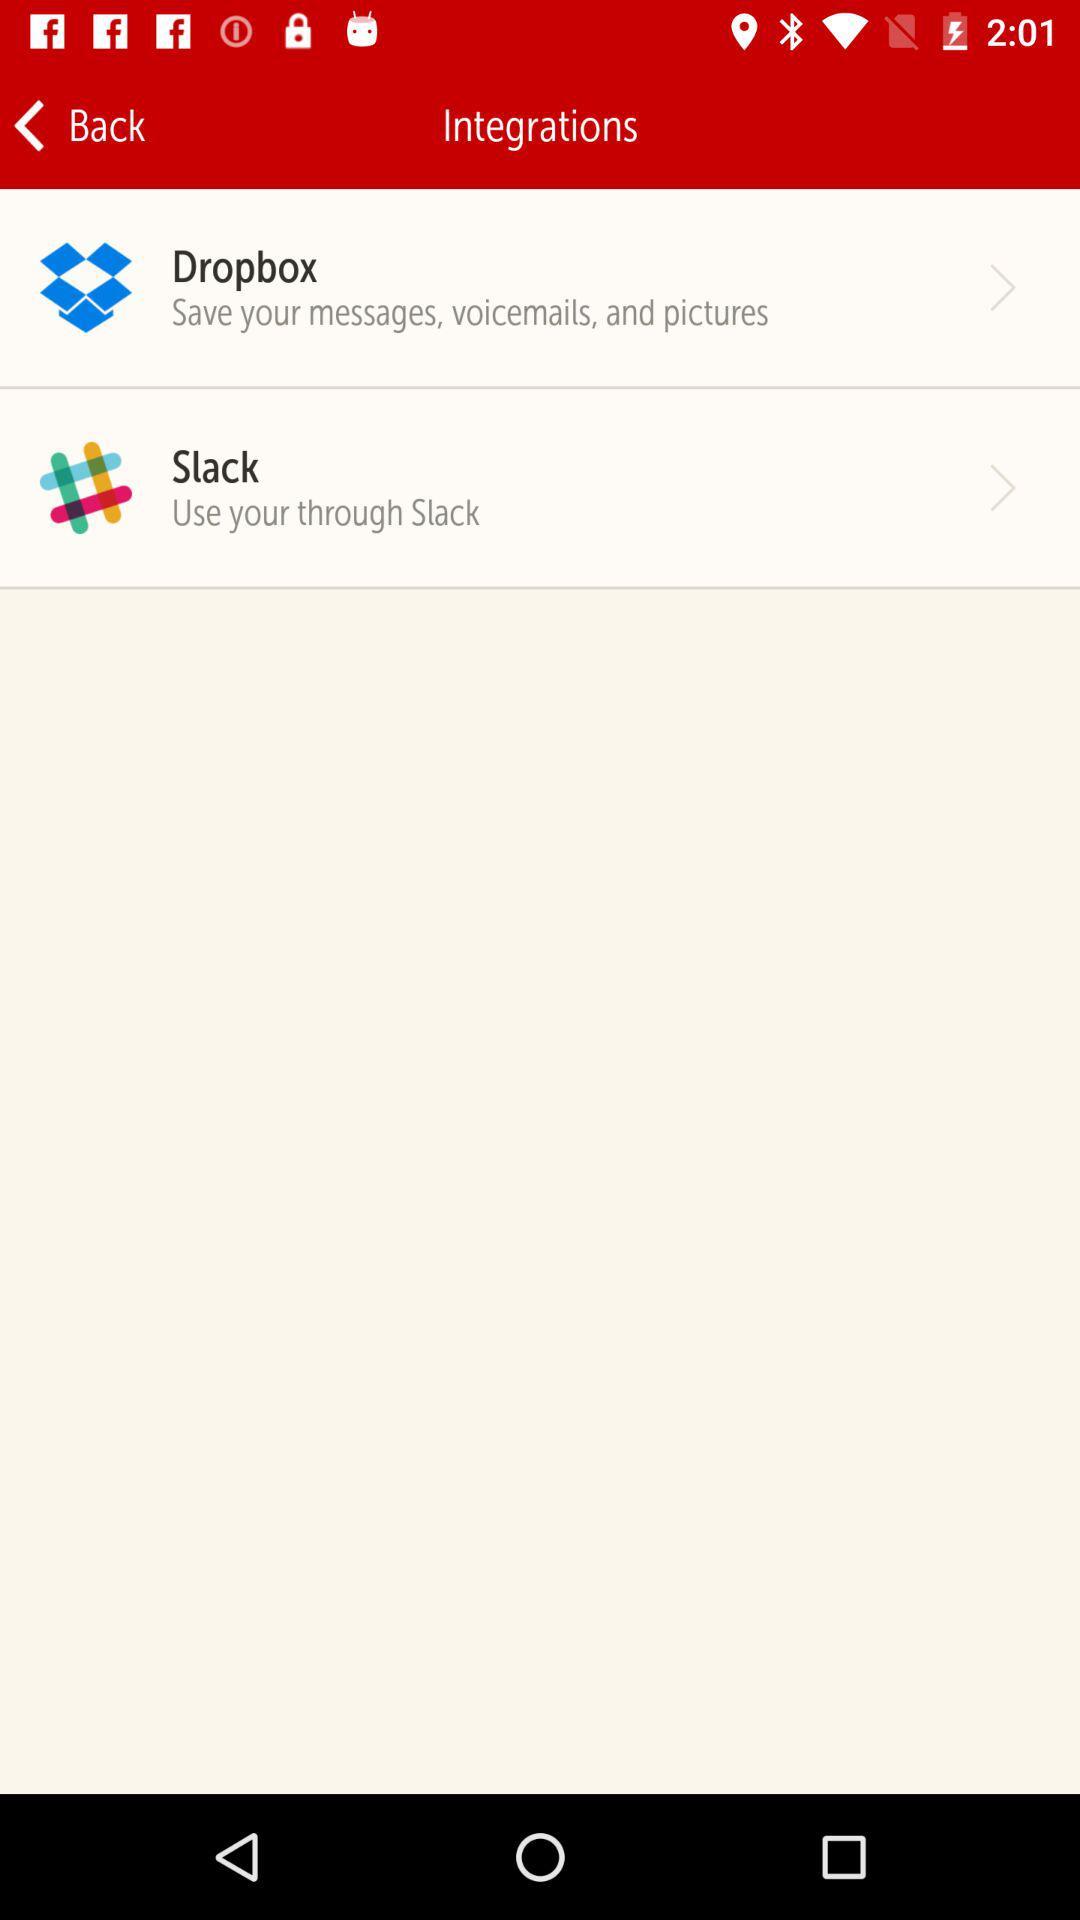 The image size is (1080, 1920). Describe the element at coordinates (470, 311) in the screenshot. I see `the save your messages icon` at that location.